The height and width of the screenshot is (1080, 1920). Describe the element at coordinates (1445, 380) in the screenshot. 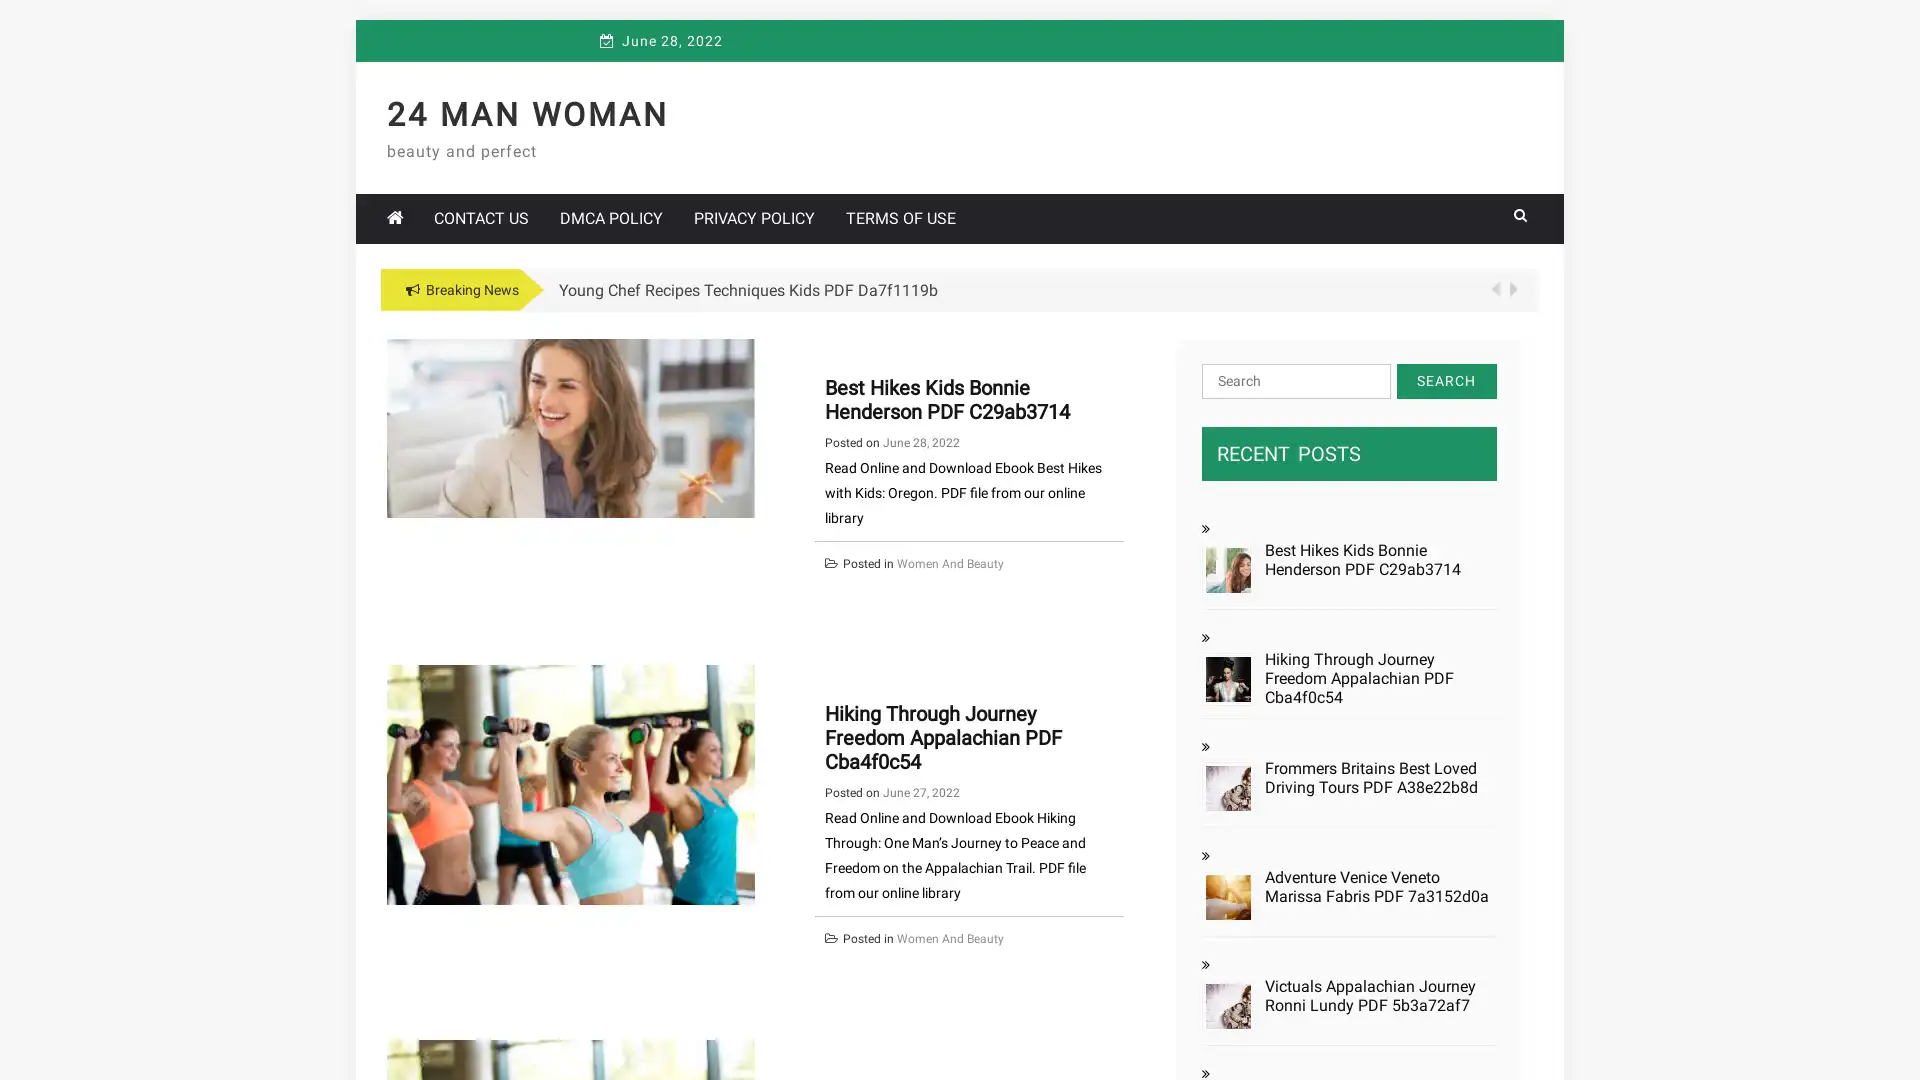

I see `Search` at that location.